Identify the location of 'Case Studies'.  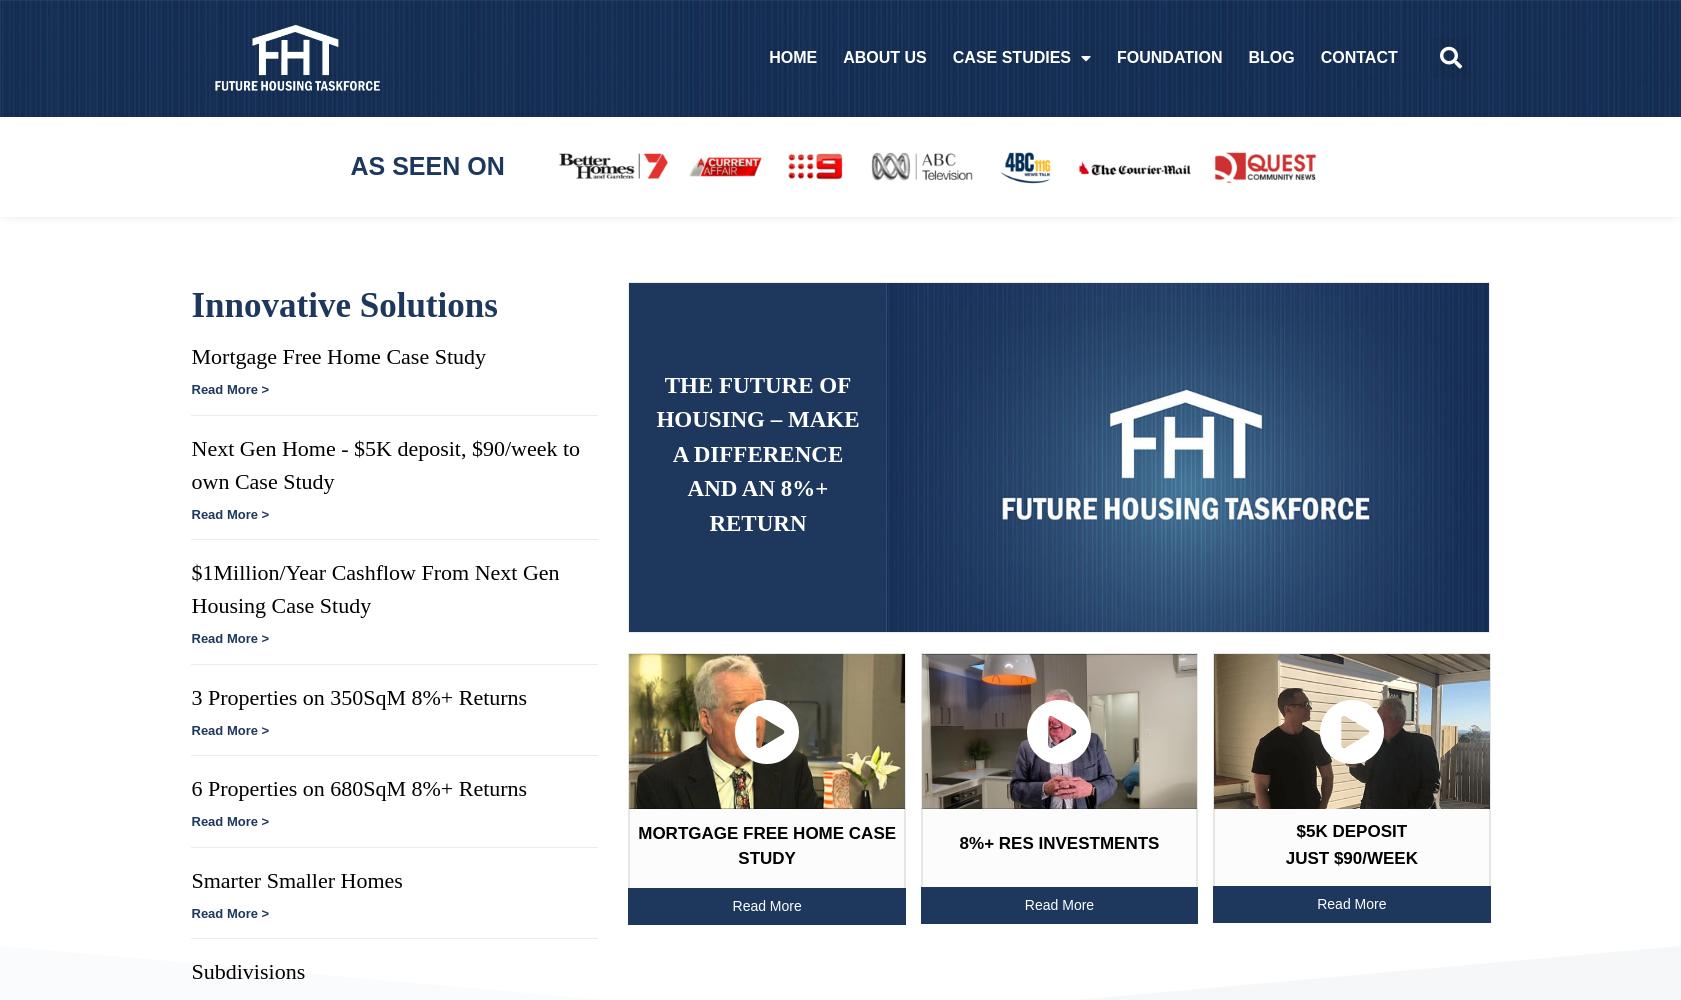
(1007, 58).